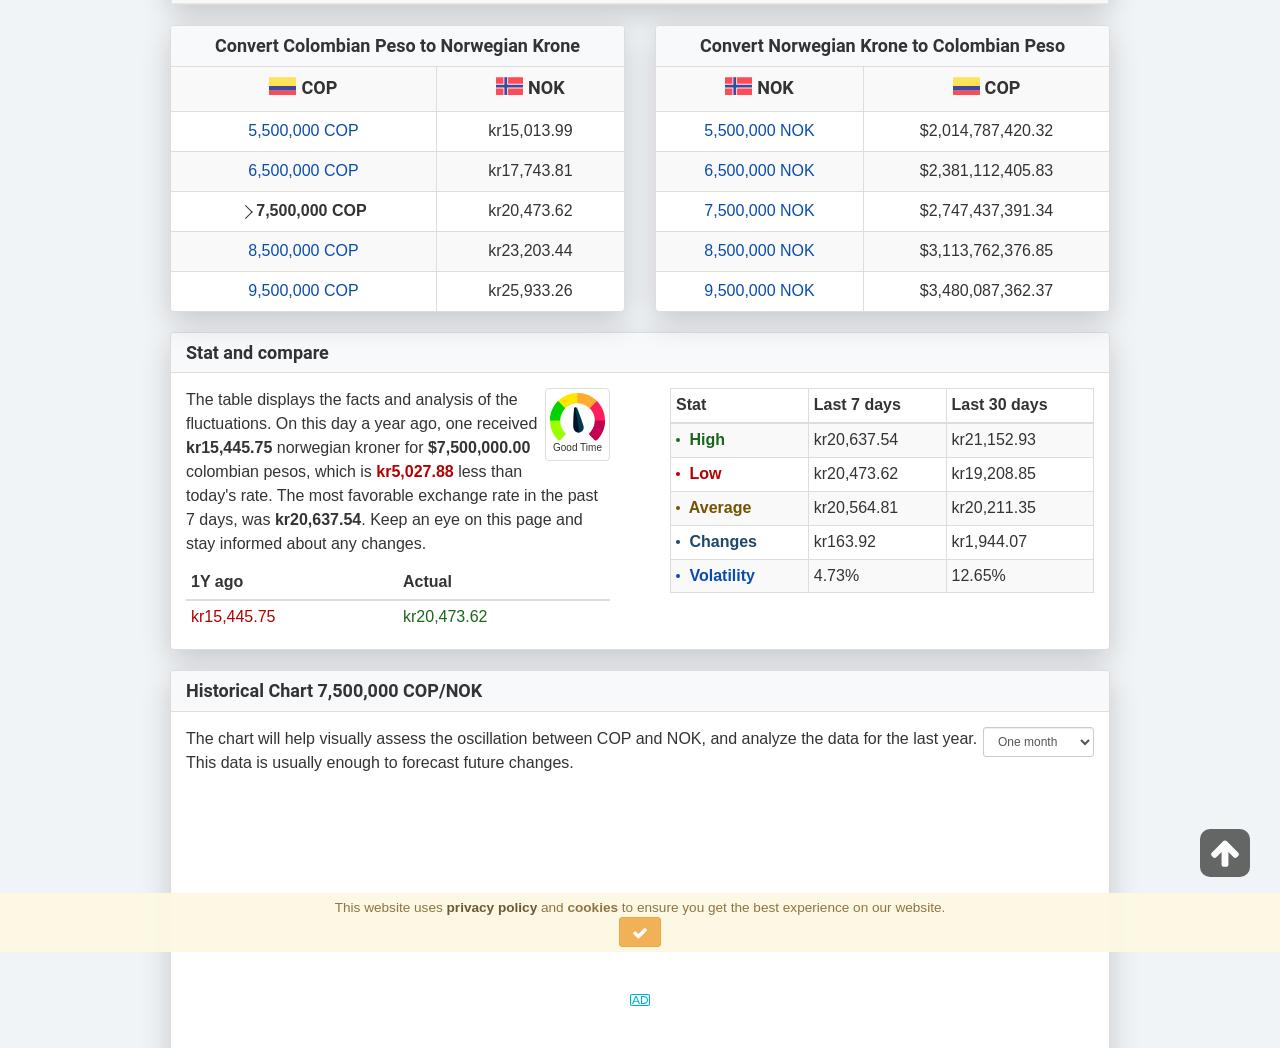 This screenshot has width=1280, height=1048. I want to click on 'less than today's rate. The most favorable exchange rate in the past 7 days, was', so click(185, 495).